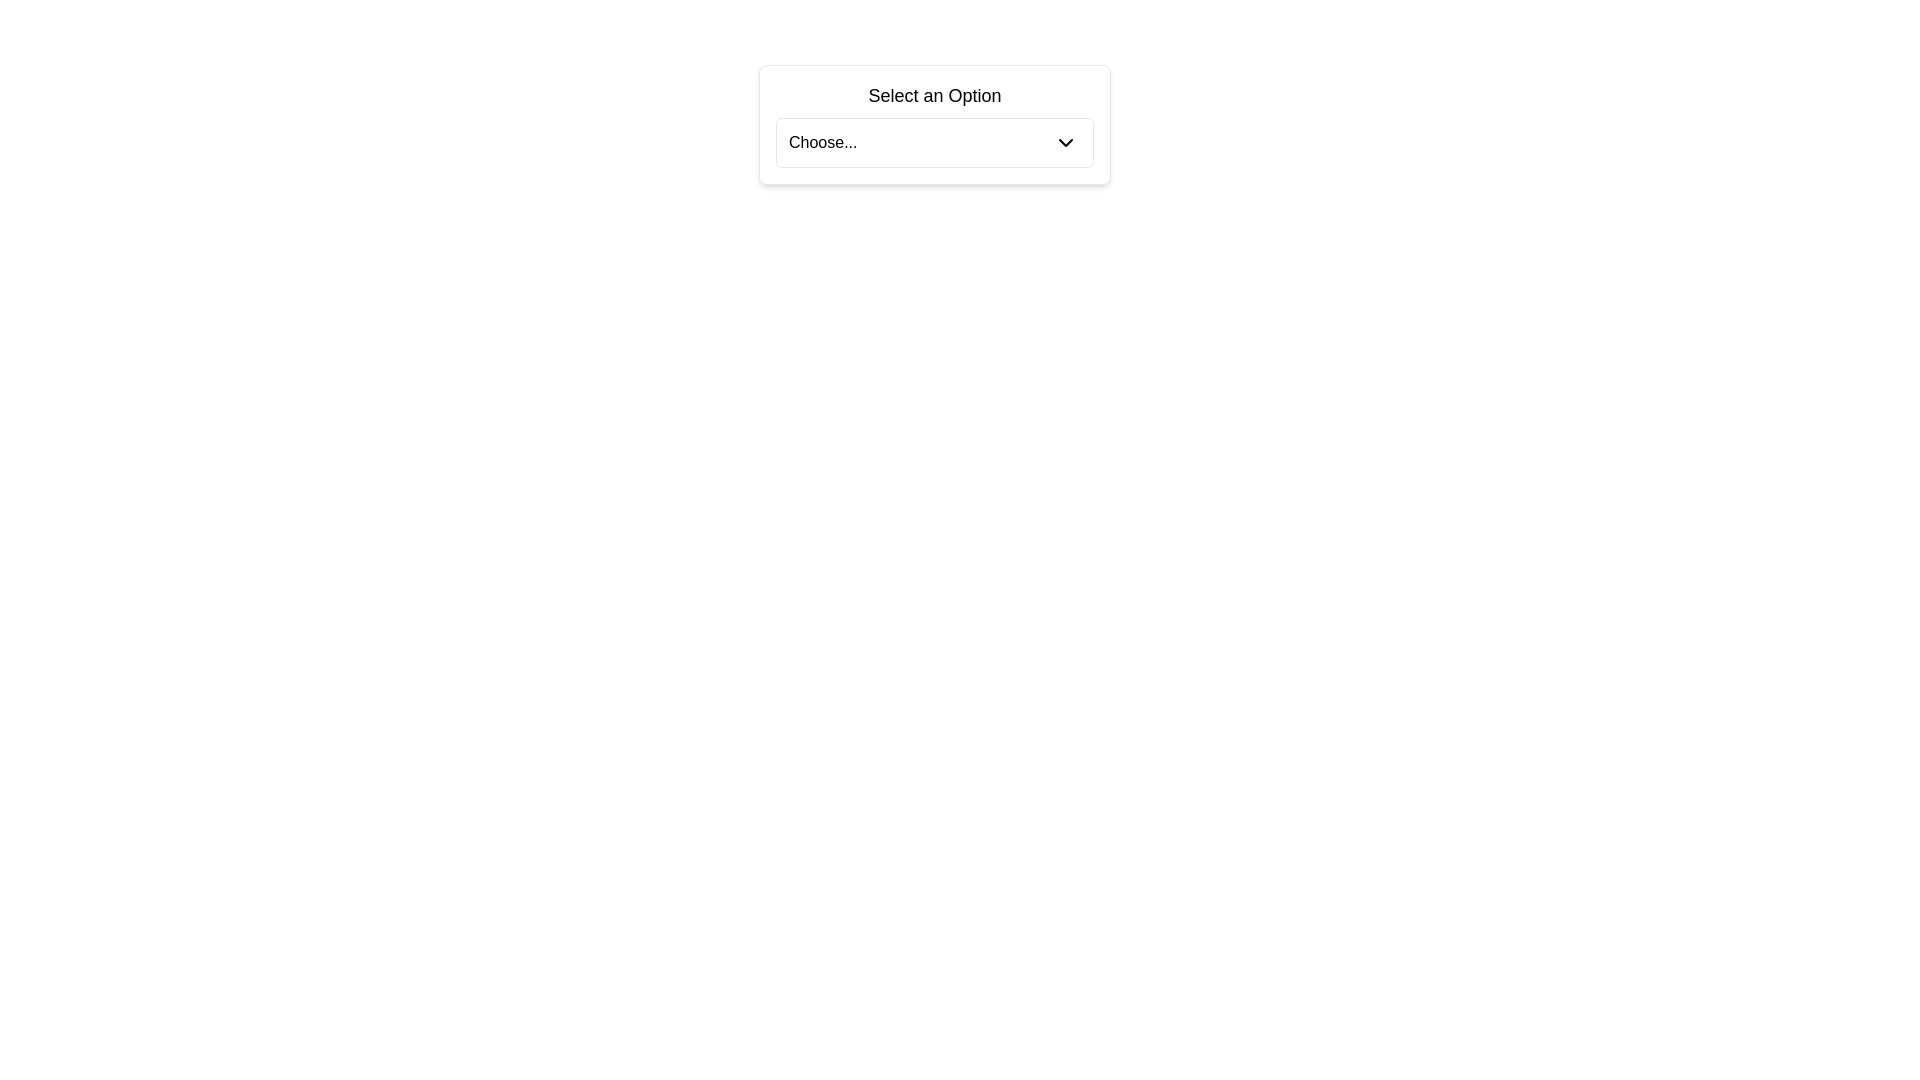 The width and height of the screenshot is (1920, 1080). What do you see at coordinates (1064, 141) in the screenshot?
I see `the downward-facing chevron icon located at the right end of the dropdown menu labeled 'Choose...'` at bounding box center [1064, 141].